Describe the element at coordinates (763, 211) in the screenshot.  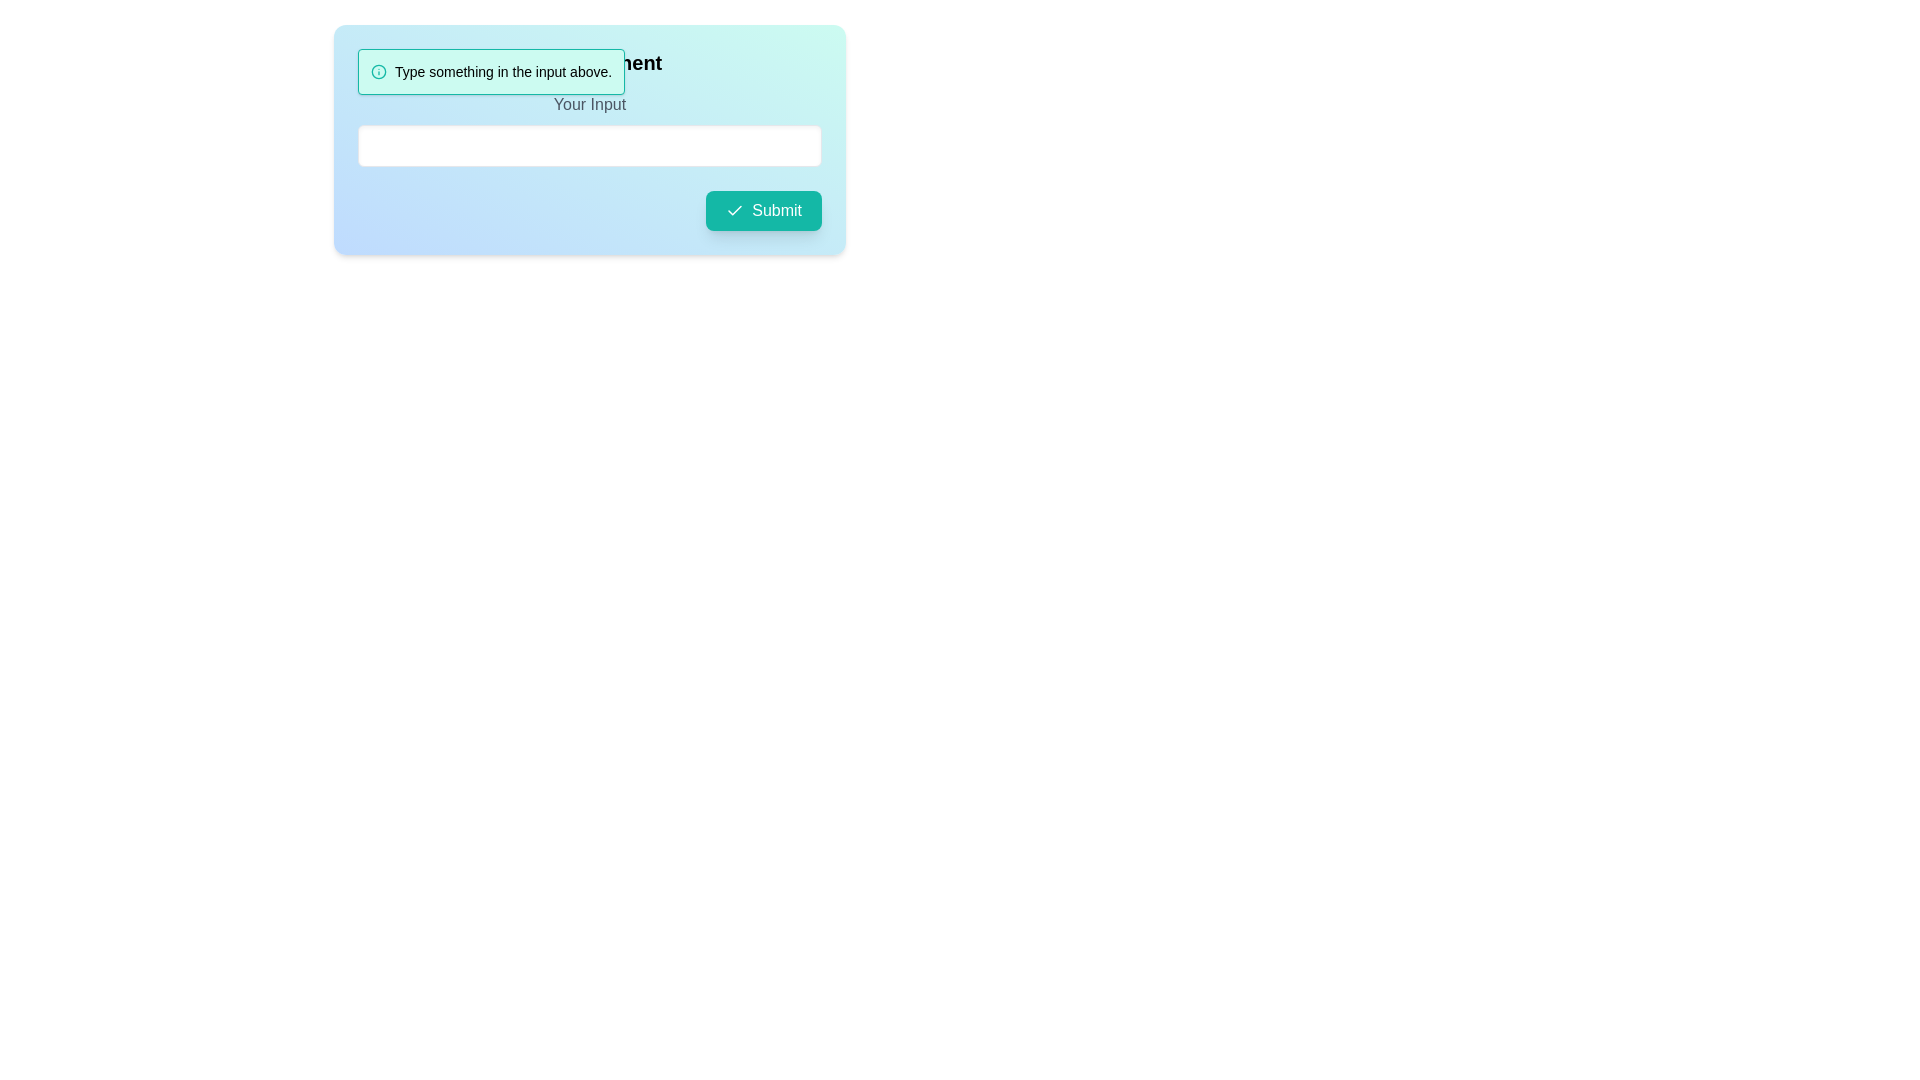
I see `the teal 'Submit' button with rounded corners, which features white text and a checkmark icon` at that location.